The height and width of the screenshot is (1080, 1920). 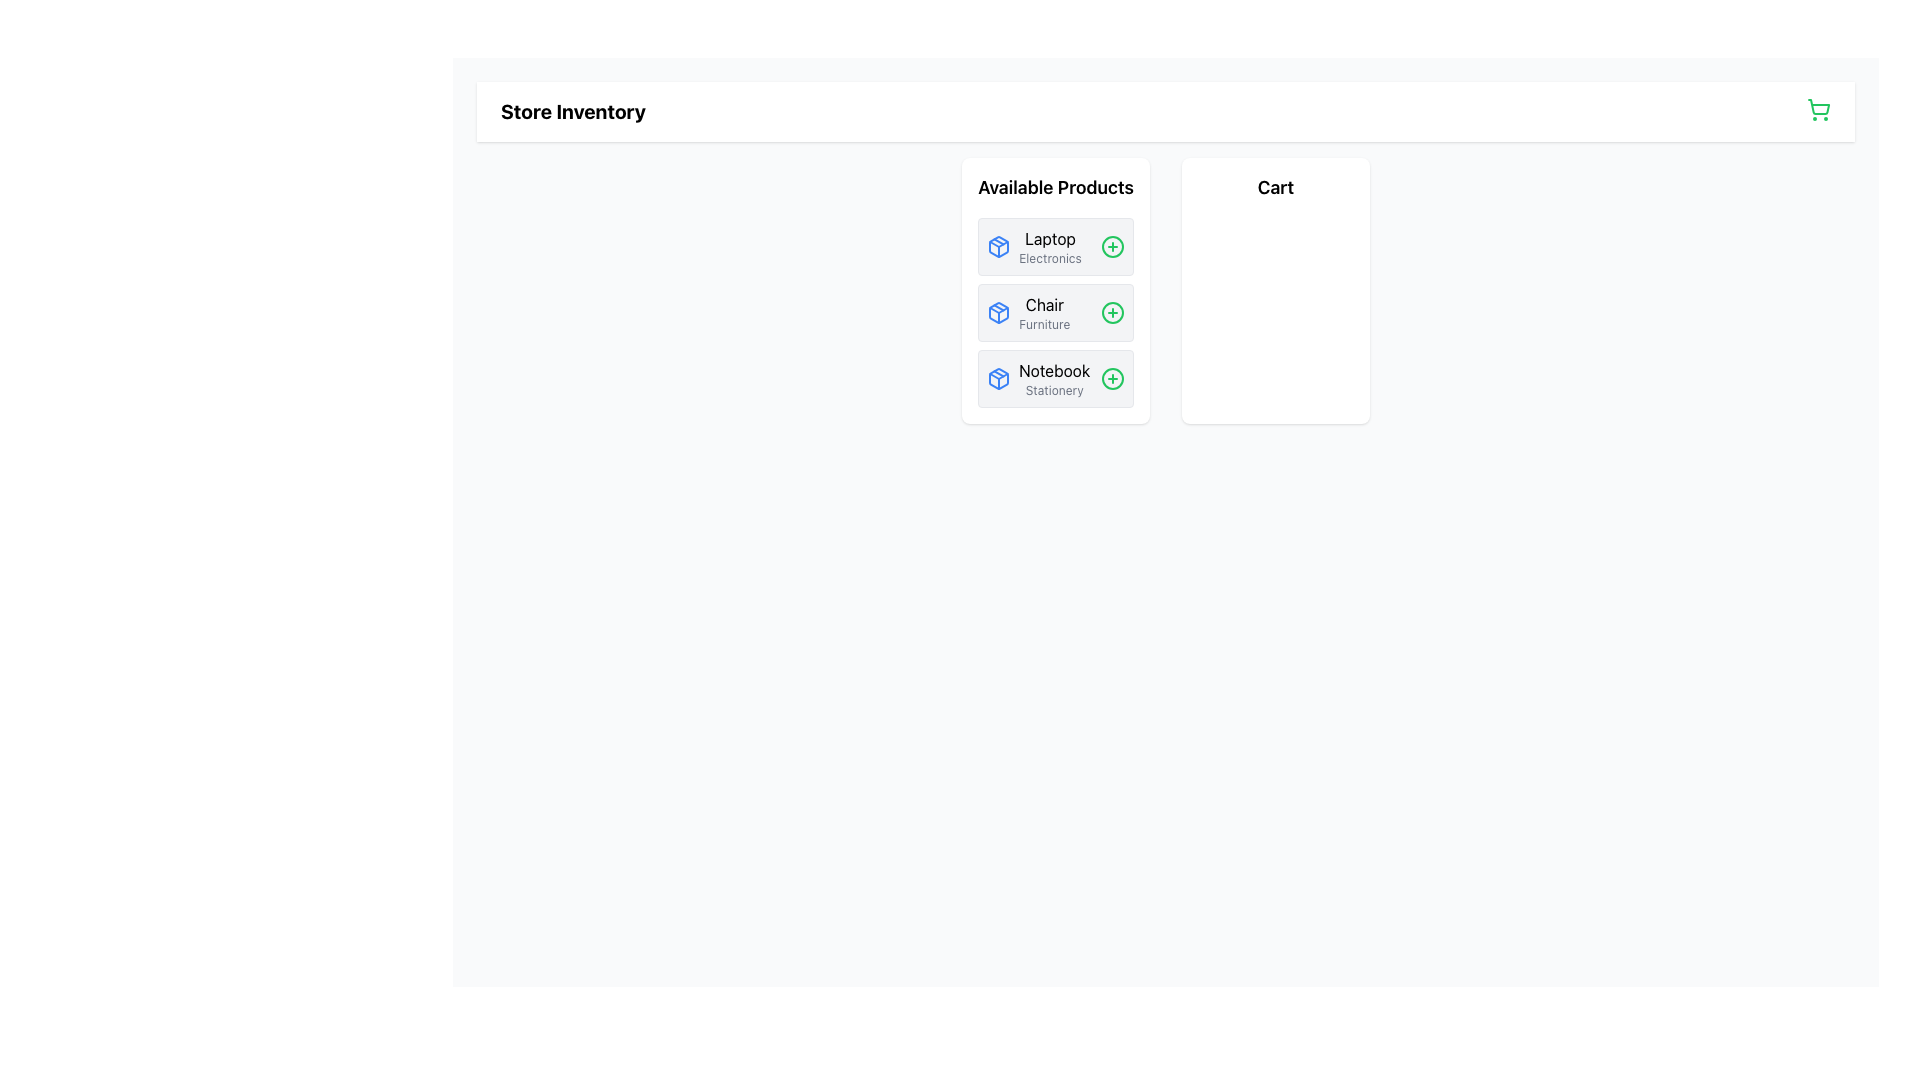 I want to click on the 'Laptop' text label in the 'Available Products' section, which is located to the right of a blue square icon and to the left of a green circular '+' icon, so click(x=1049, y=245).